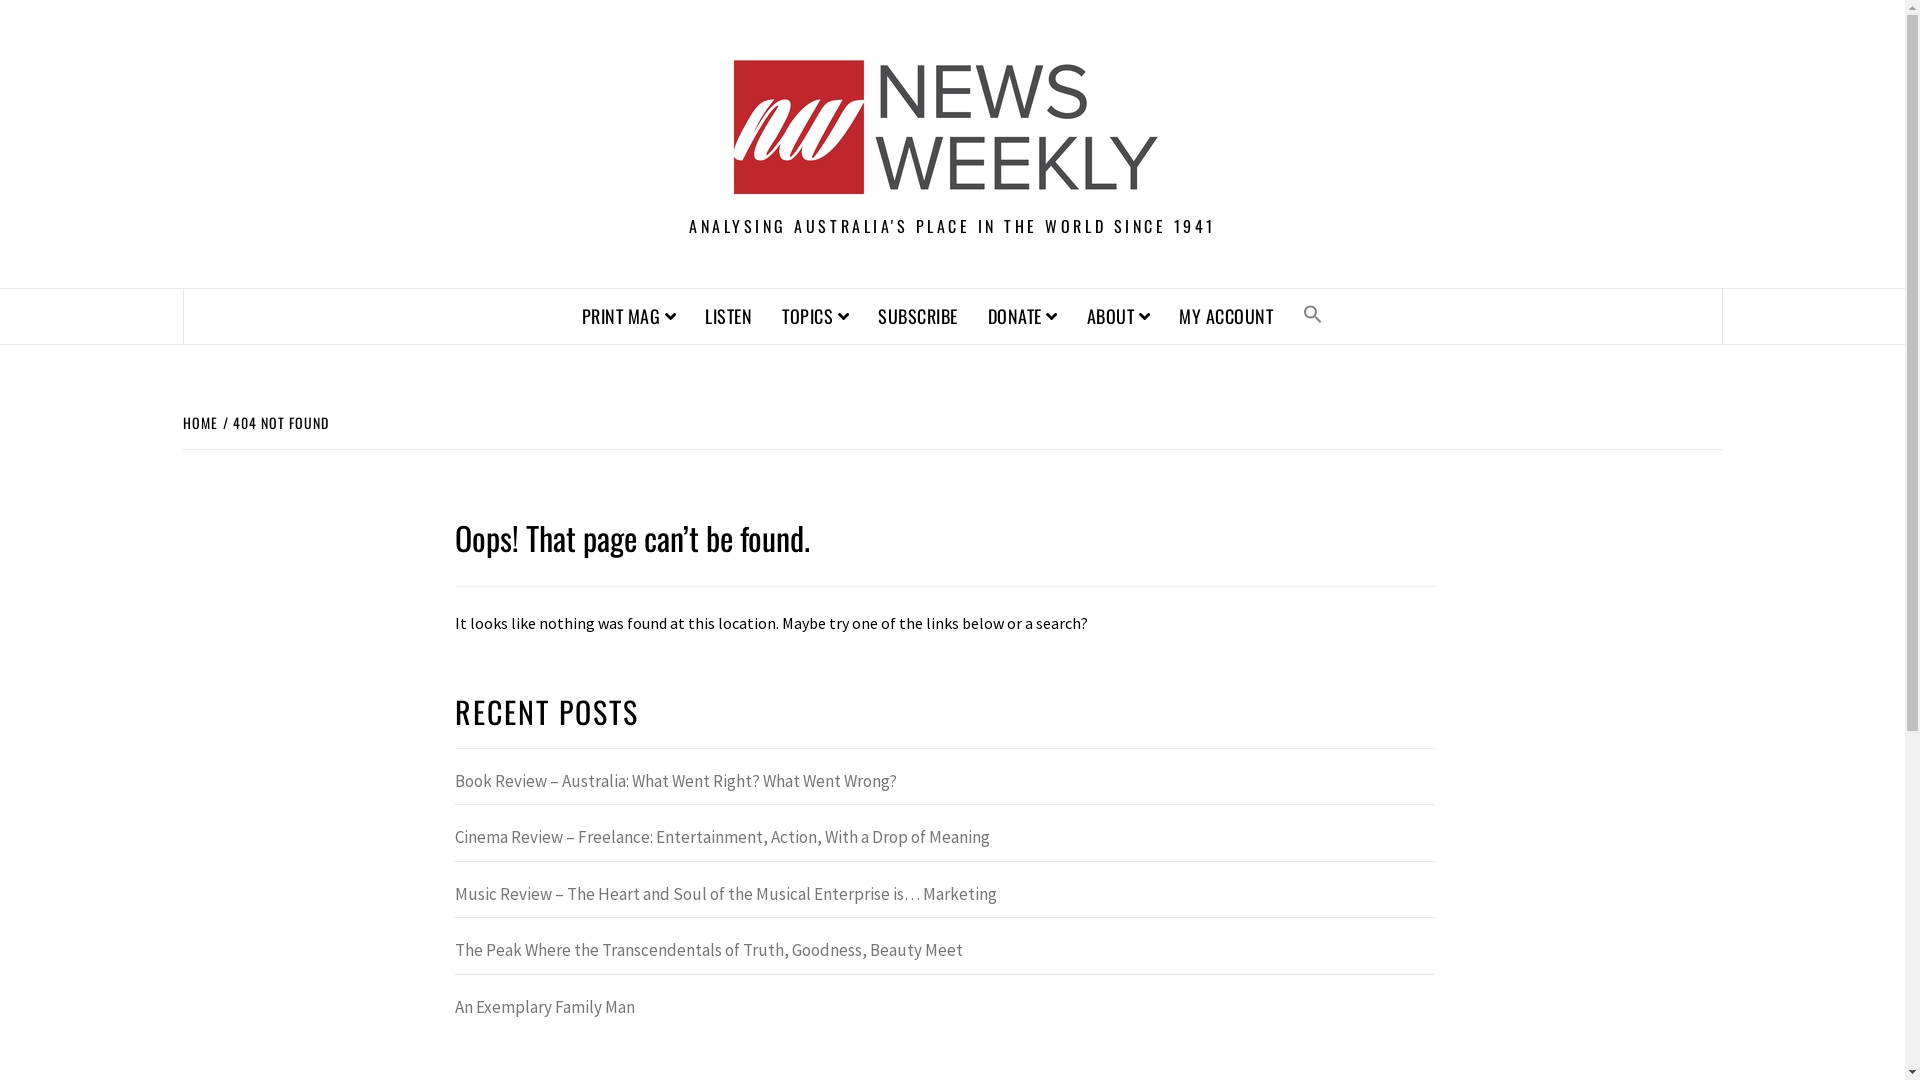 The image size is (1920, 1080). I want to click on '404 NOT FOUND', so click(276, 421).